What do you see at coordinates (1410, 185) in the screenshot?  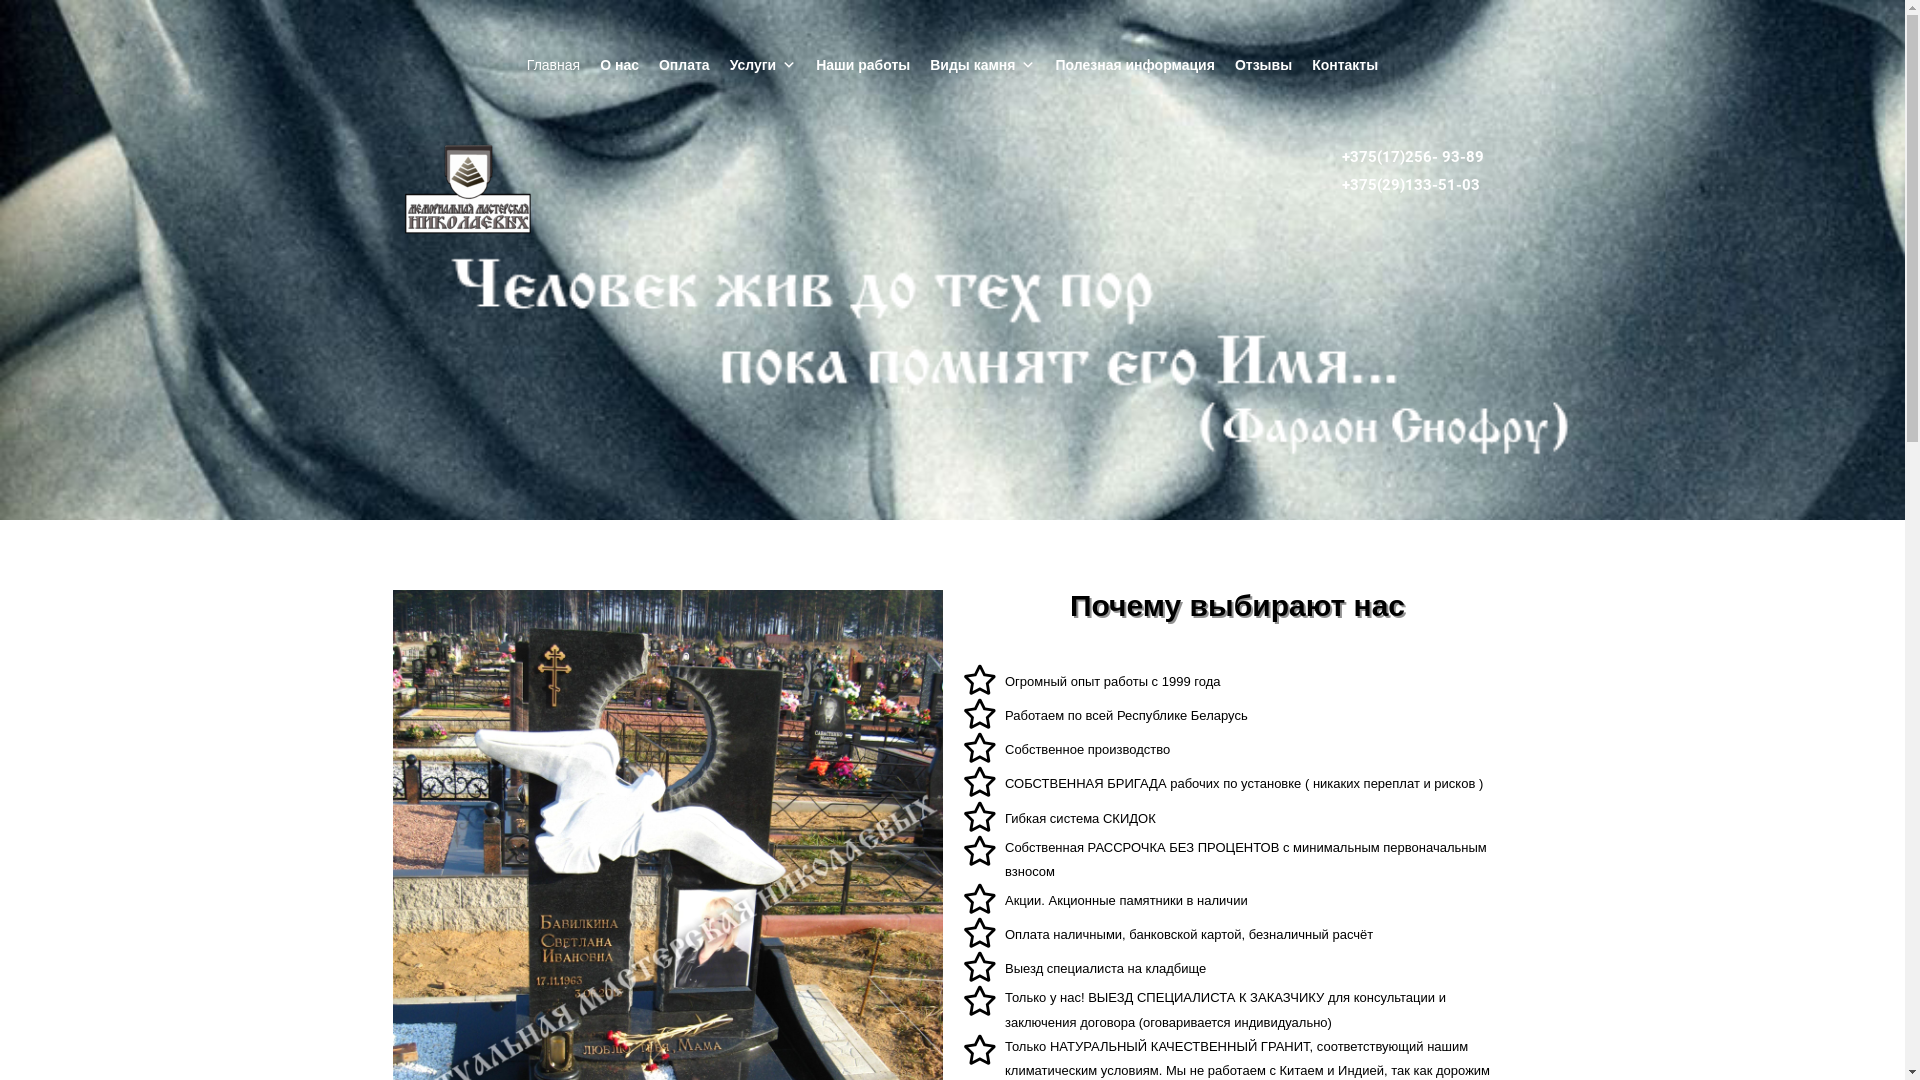 I see `'+375(29)133-51-03'` at bounding box center [1410, 185].